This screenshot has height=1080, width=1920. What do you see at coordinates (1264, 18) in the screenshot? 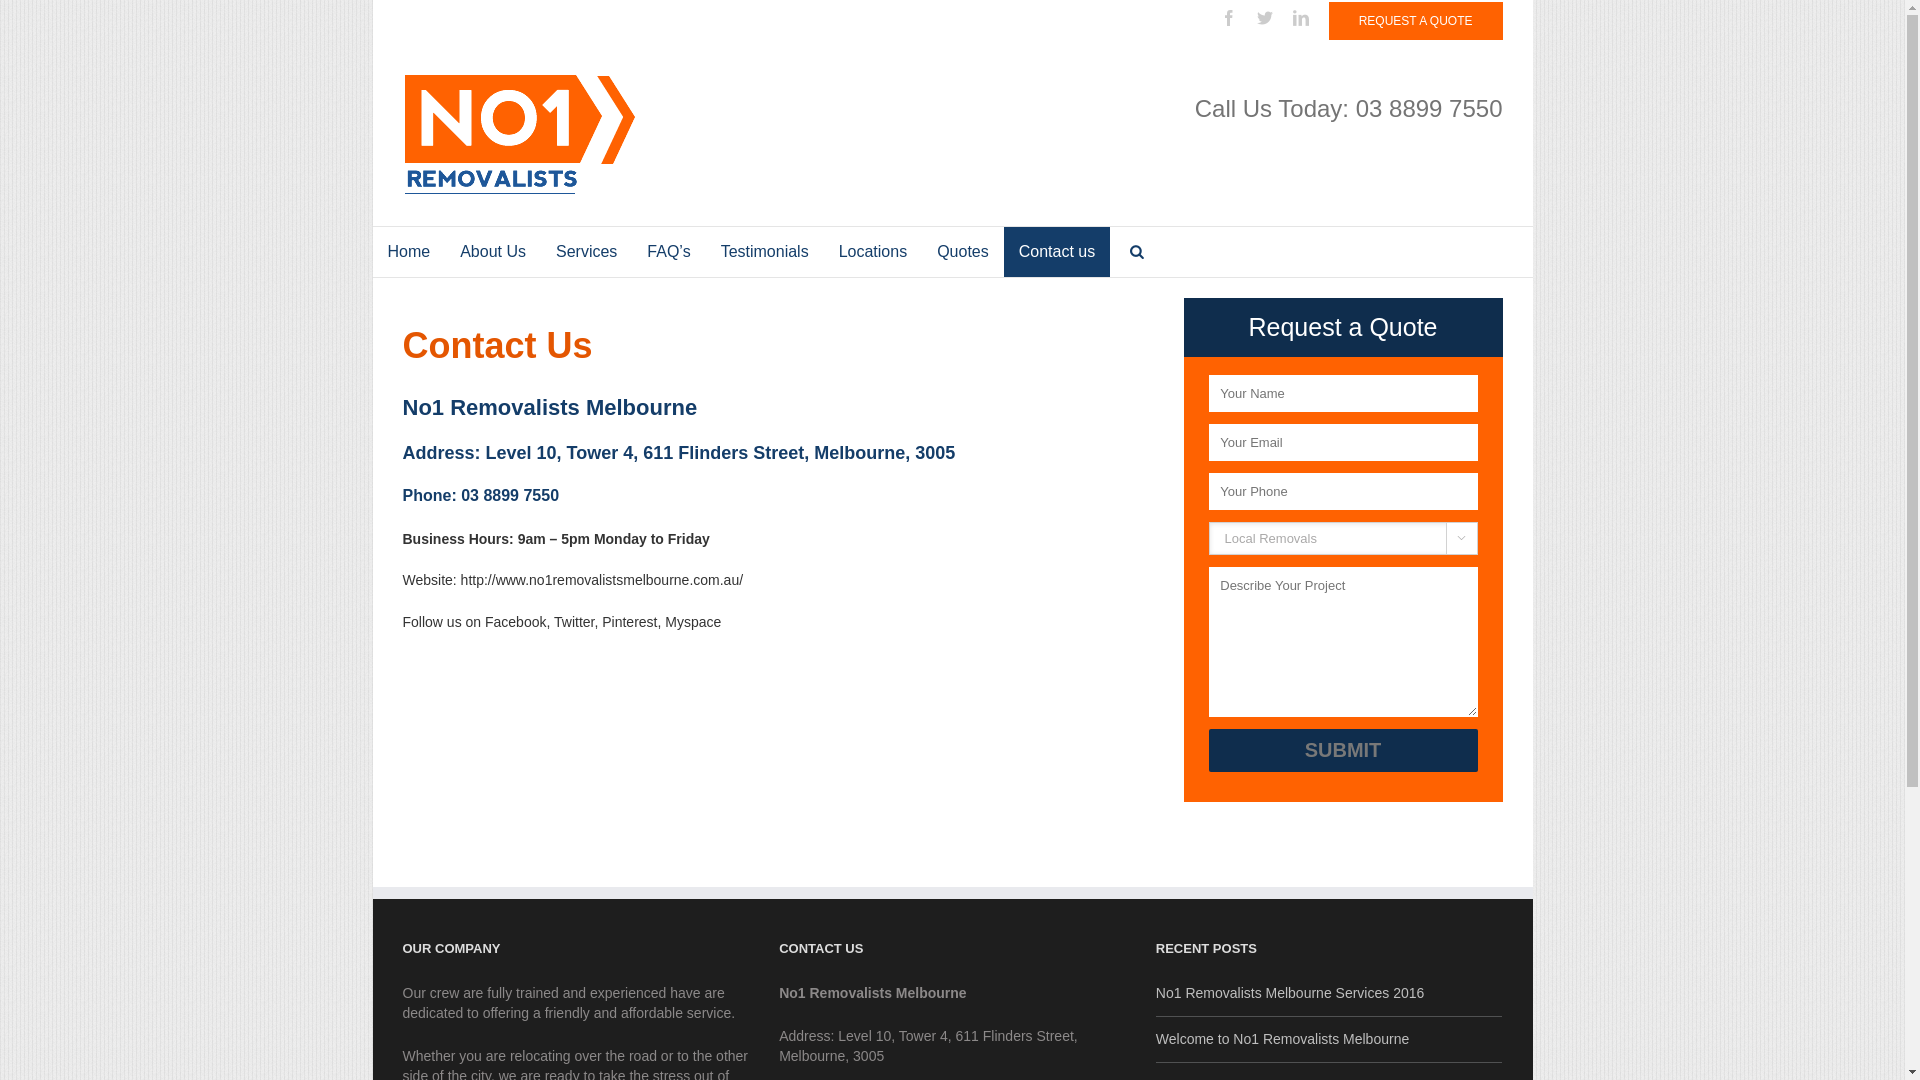
I see `'Twitter'` at bounding box center [1264, 18].